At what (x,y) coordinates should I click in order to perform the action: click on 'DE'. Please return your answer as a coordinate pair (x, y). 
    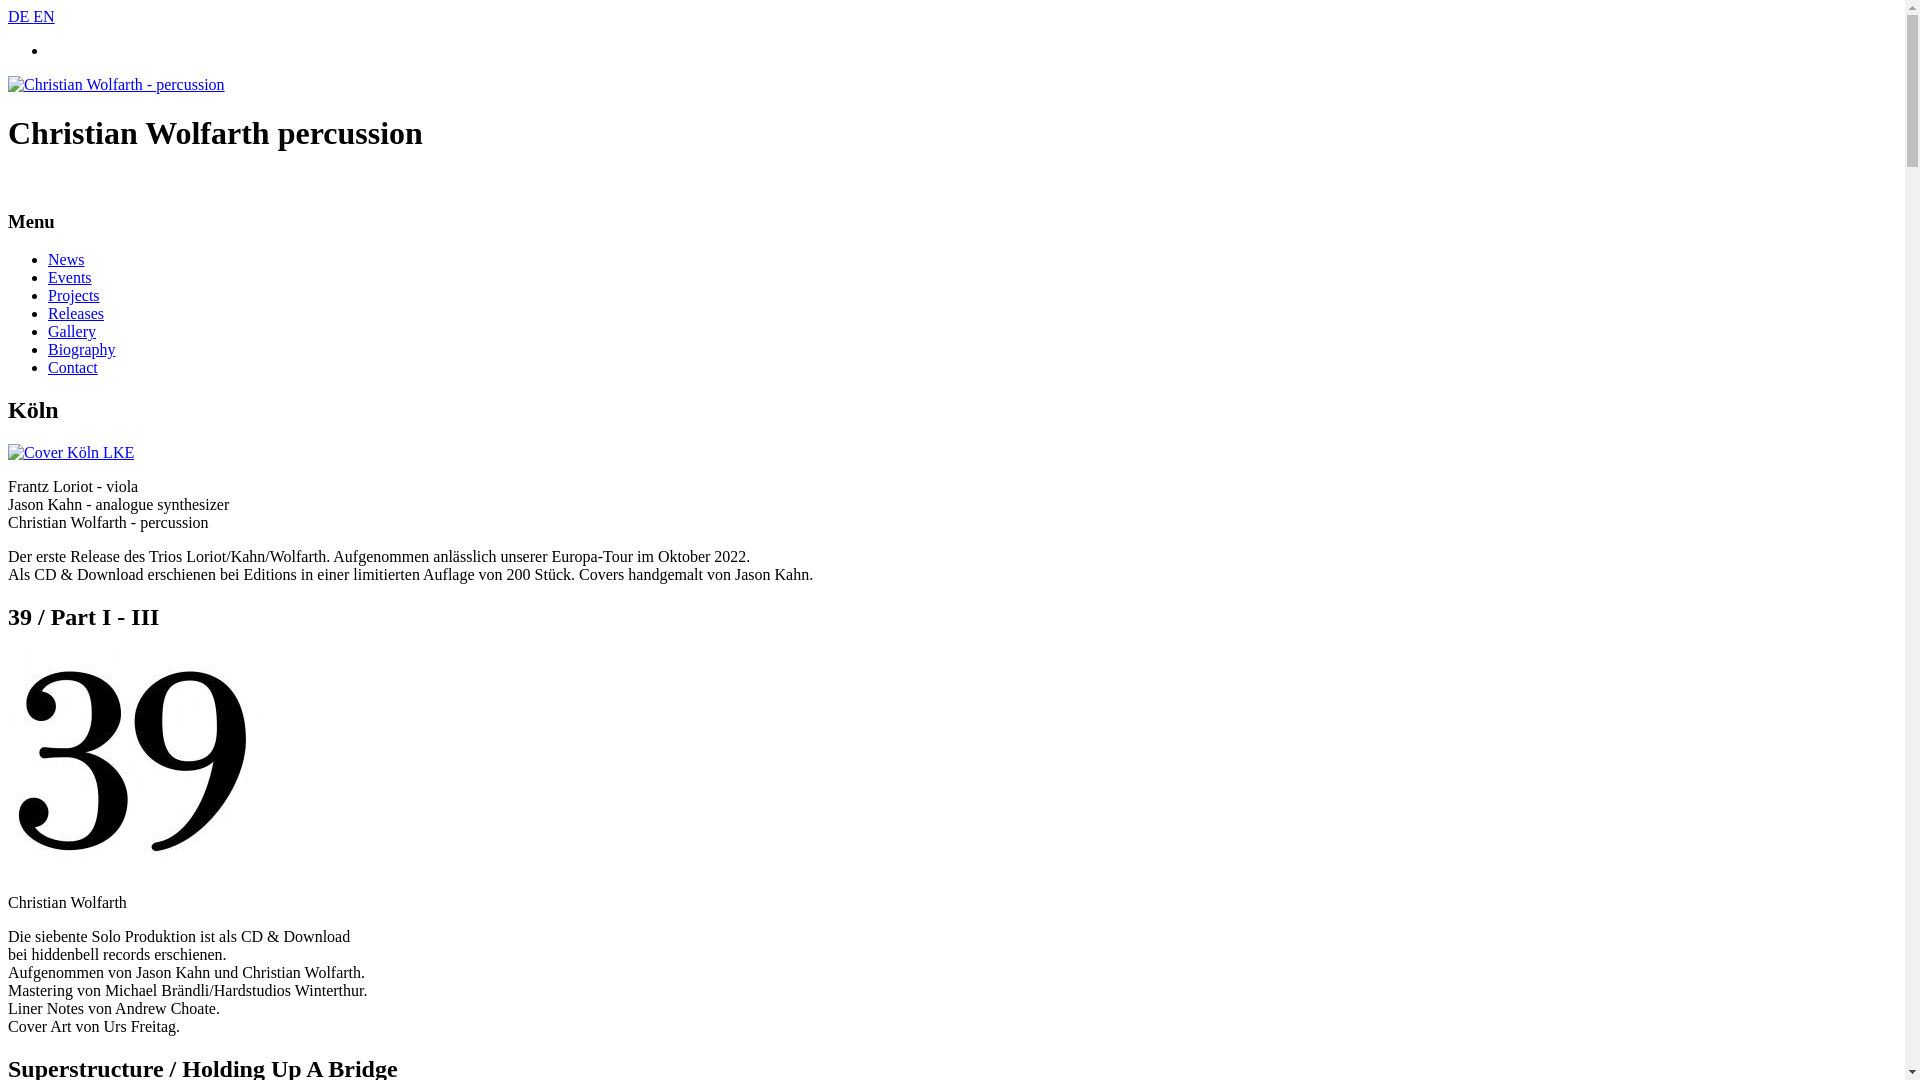
    Looking at the image, I should click on (20, 16).